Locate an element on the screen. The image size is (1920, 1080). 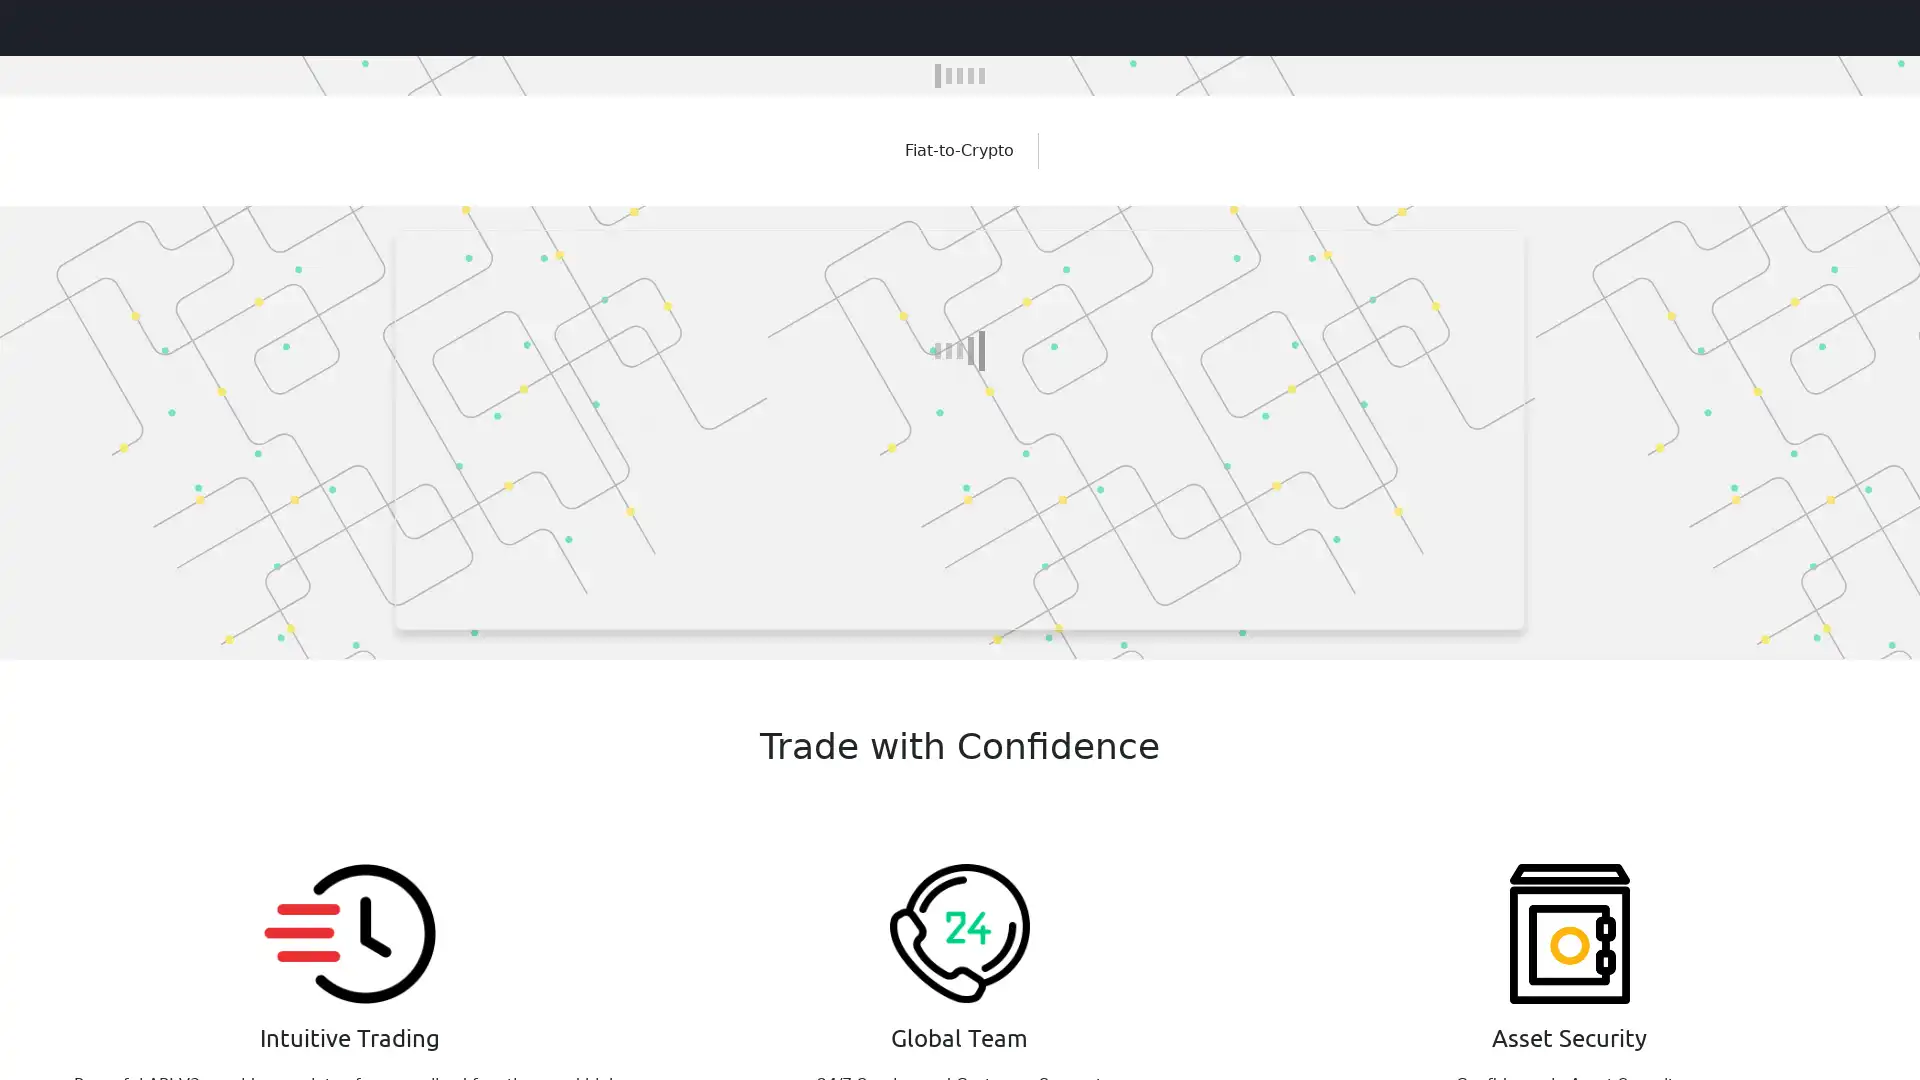
English is located at coordinates (1852, 26).